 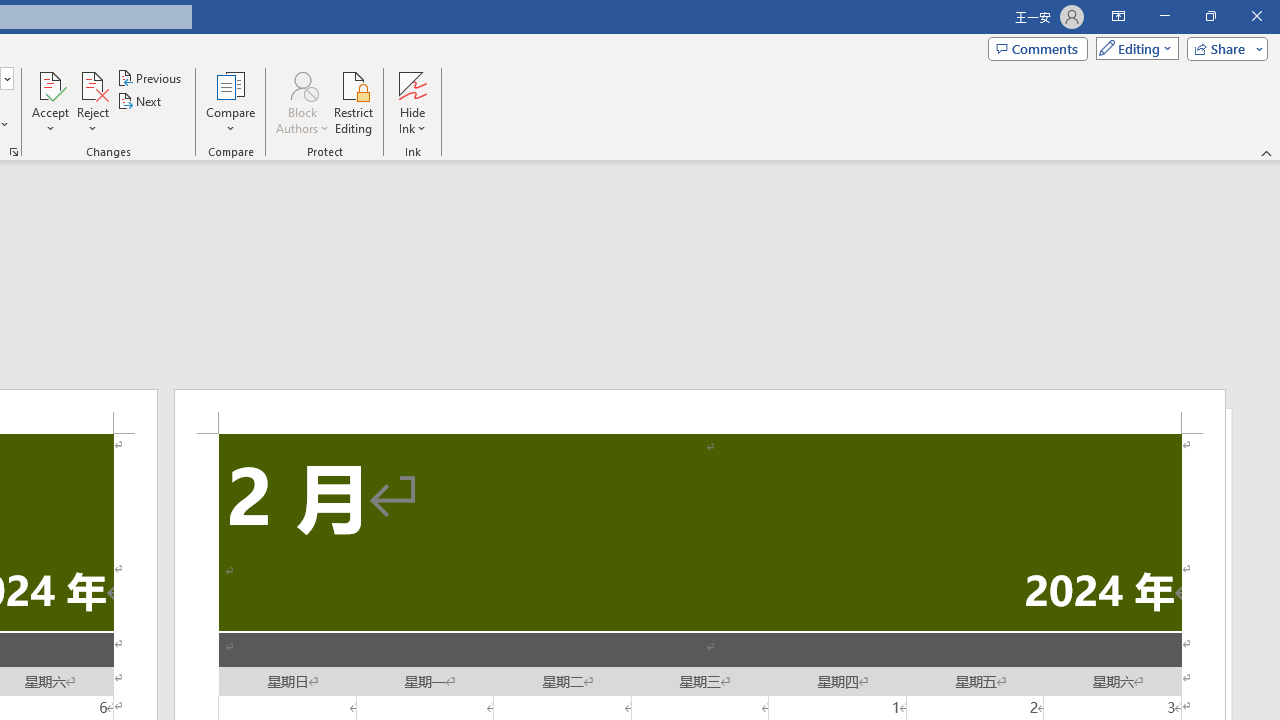 I want to click on 'Accept', so click(x=50, y=103).